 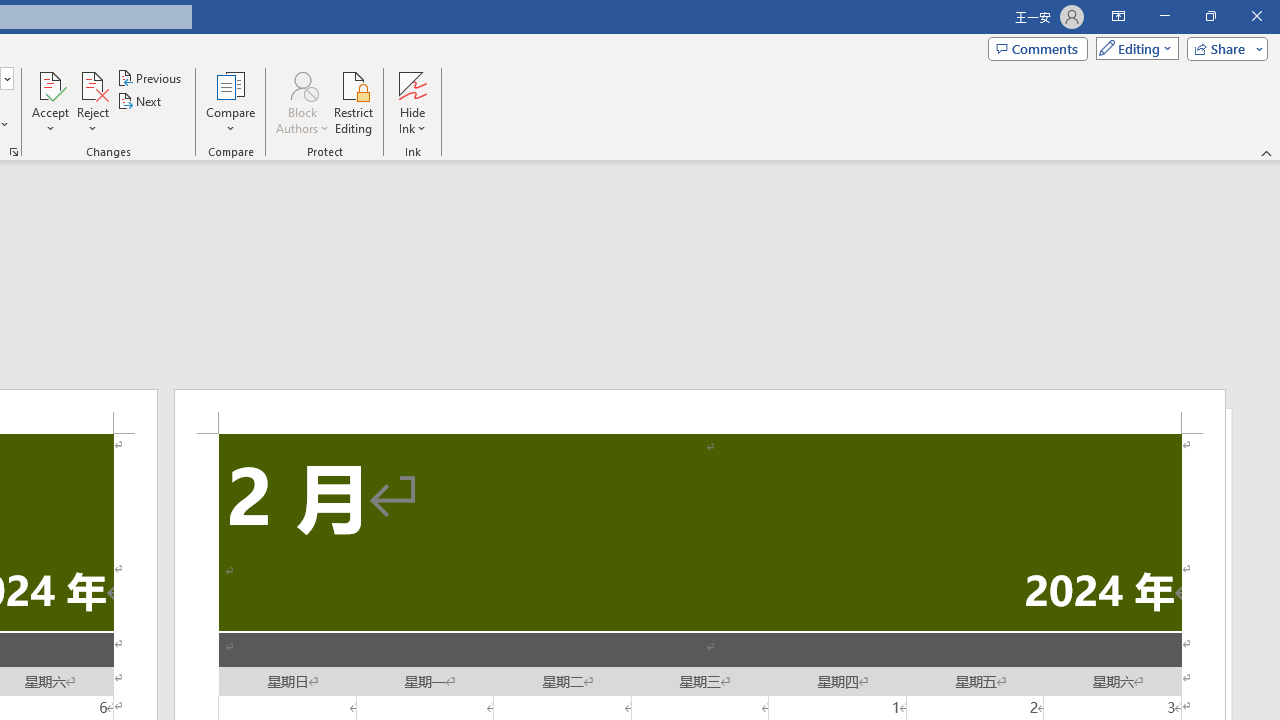 I want to click on 'Accept', so click(x=50, y=103).